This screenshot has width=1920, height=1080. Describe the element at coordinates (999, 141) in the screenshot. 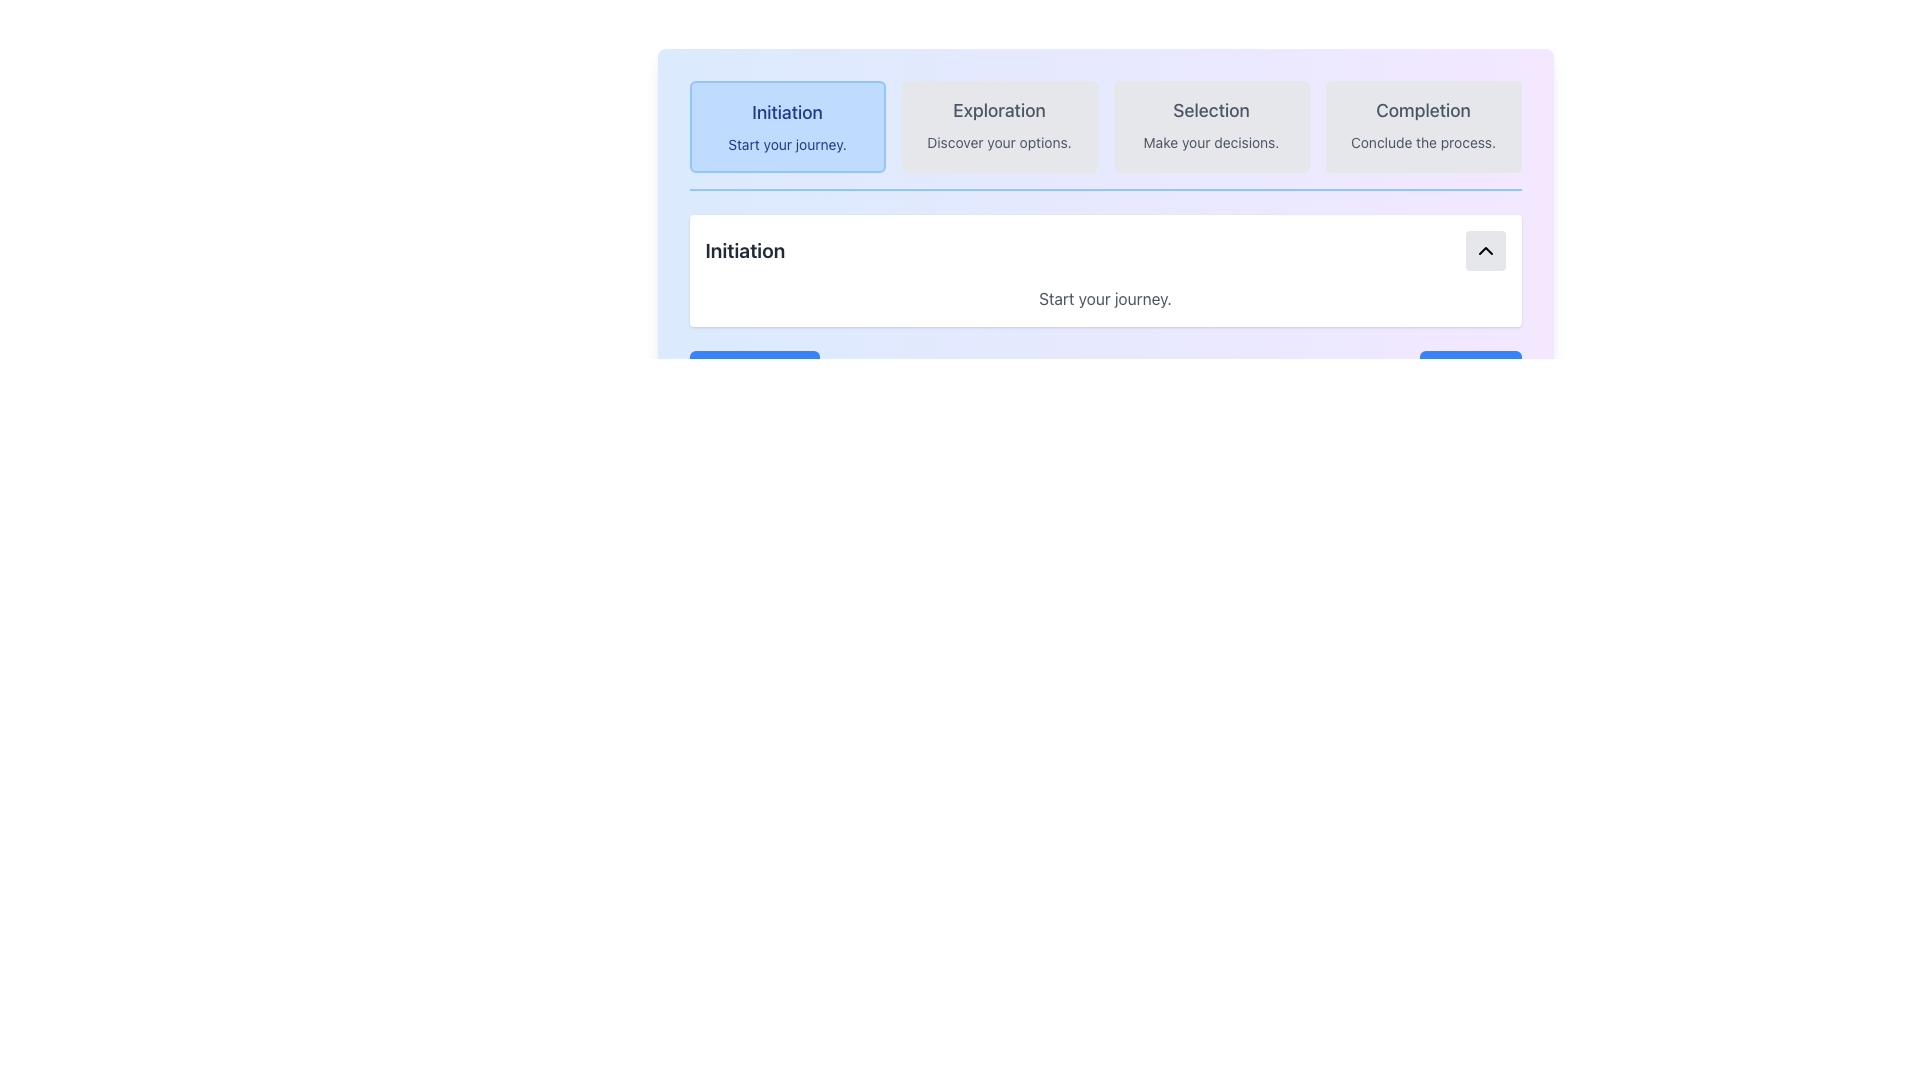

I see `the descriptive text label located in the 'Exploration' section, which provides guidance about this section` at that location.